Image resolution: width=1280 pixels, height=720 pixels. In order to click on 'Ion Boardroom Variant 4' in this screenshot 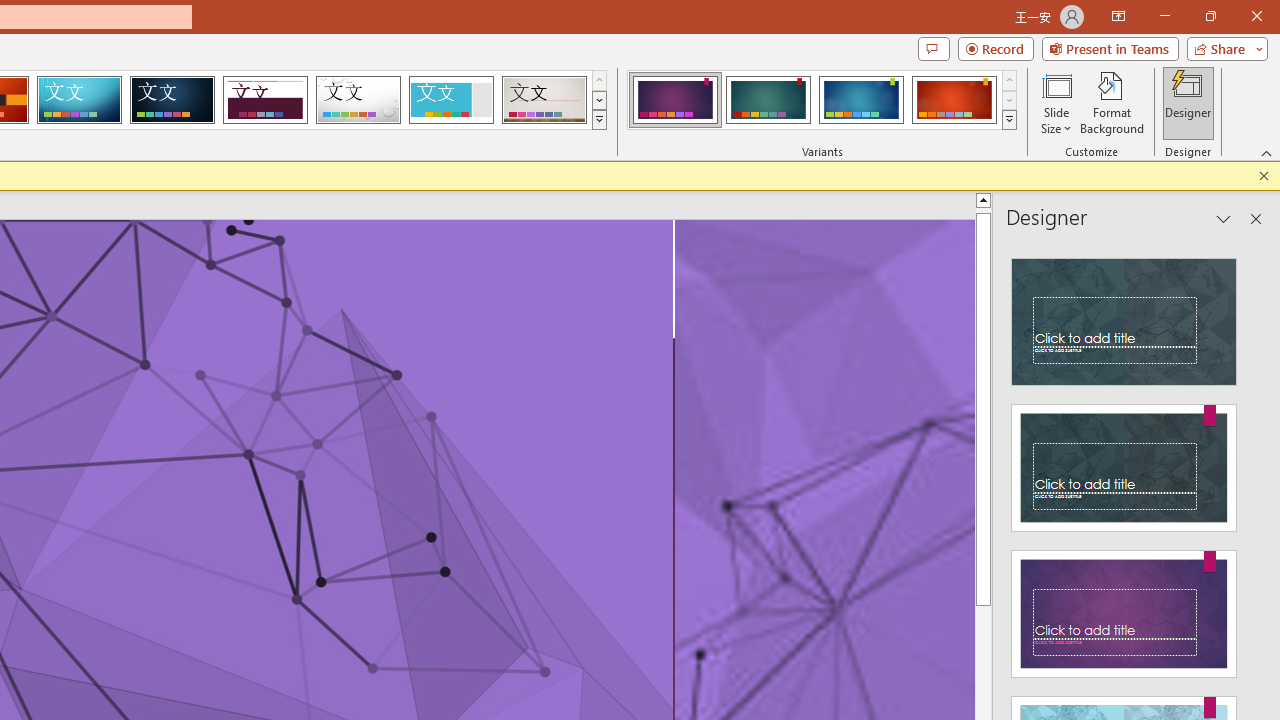, I will do `click(953, 100)`.